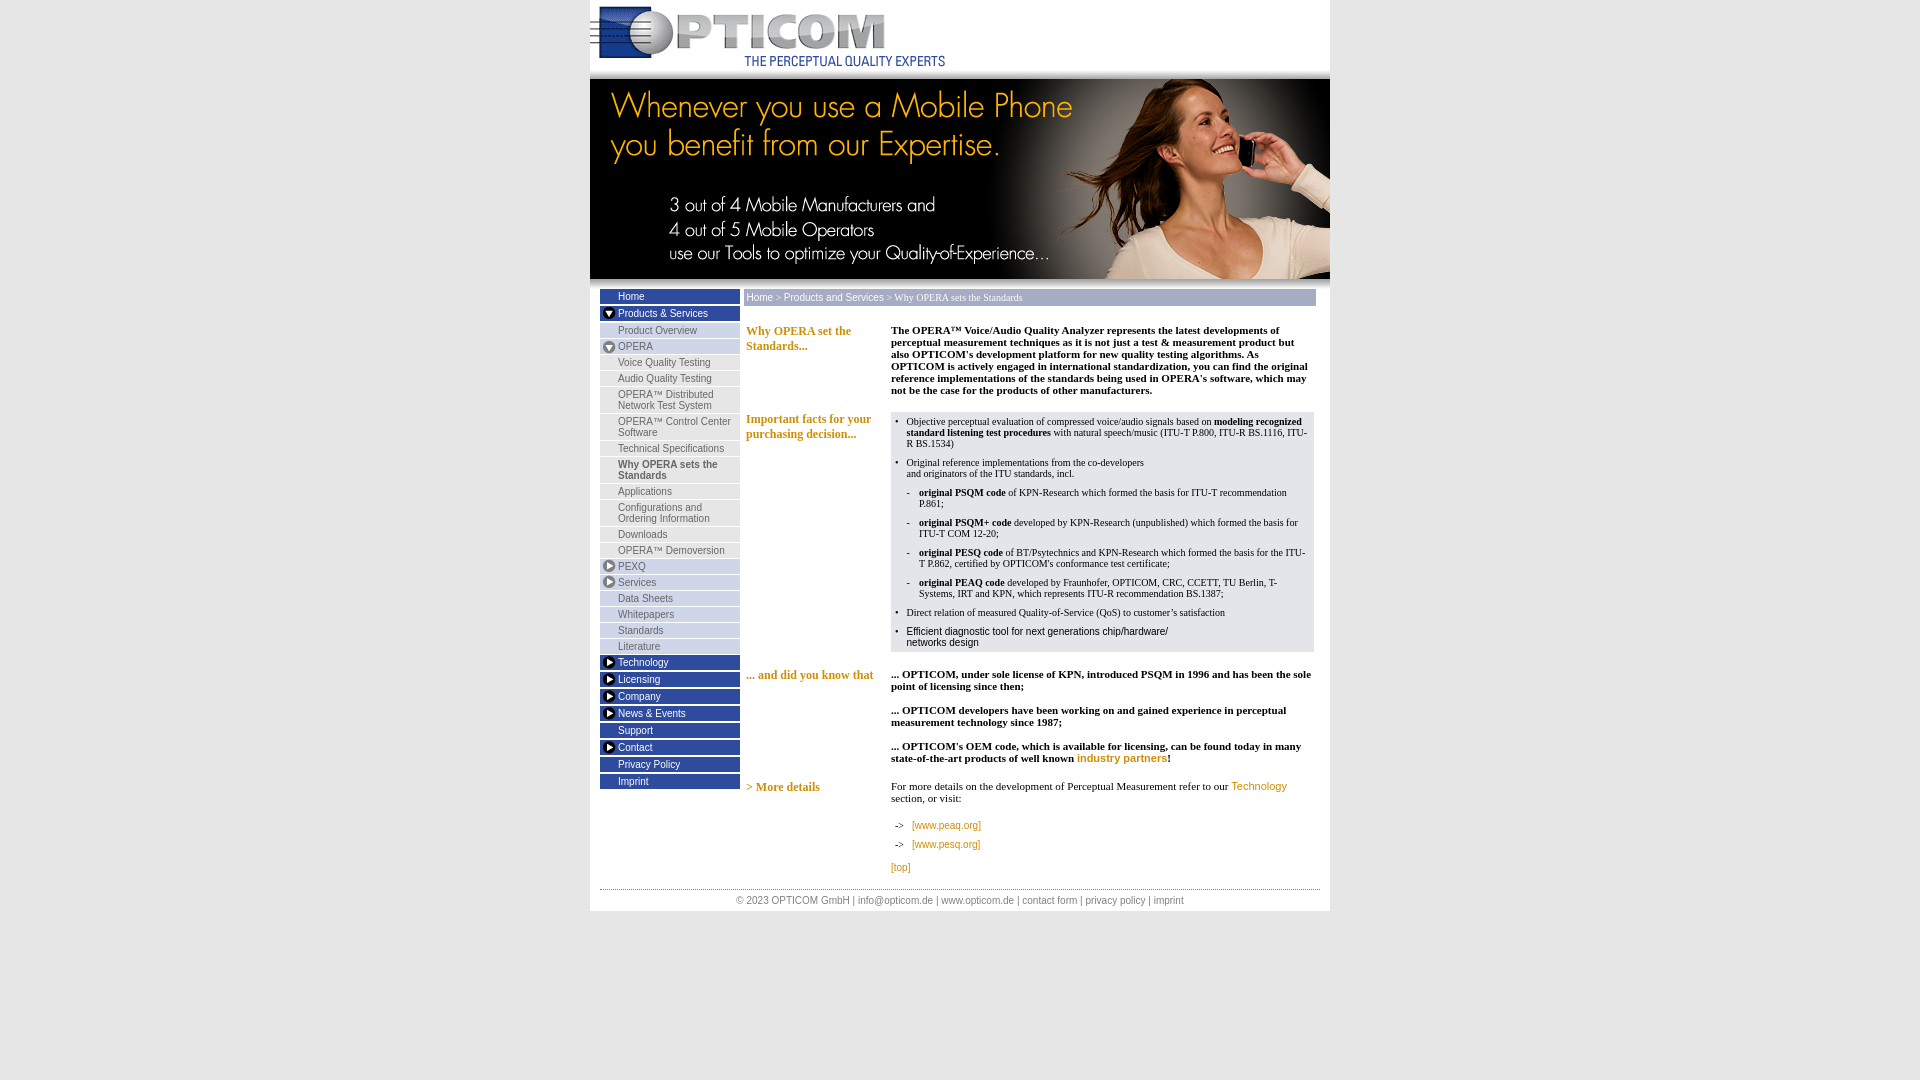 The width and height of the screenshot is (1920, 1080). What do you see at coordinates (646, 613) in the screenshot?
I see `'Whitepapers'` at bounding box center [646, 613].